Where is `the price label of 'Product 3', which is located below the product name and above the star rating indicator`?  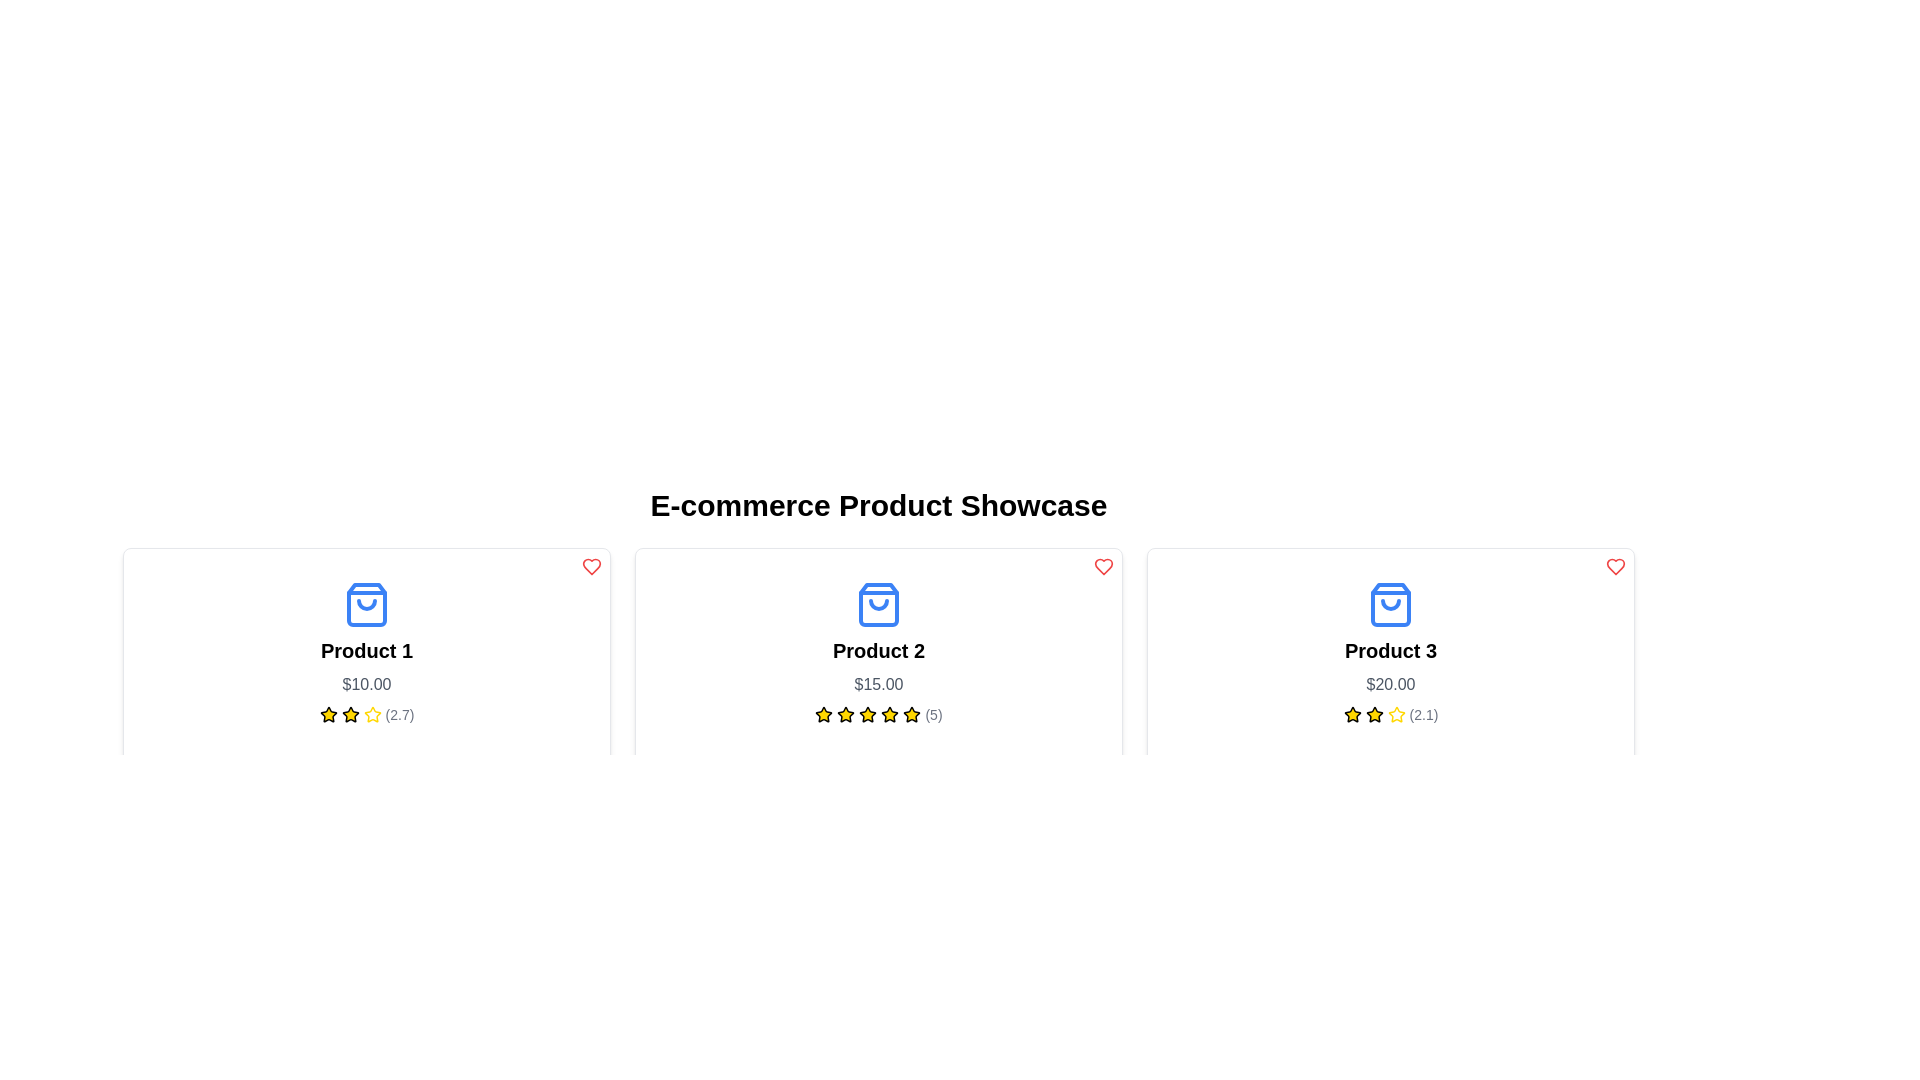 the price label of 'Product 3', which is located below the product name and above the star rating indicator is located at coordinates (1390, 684).